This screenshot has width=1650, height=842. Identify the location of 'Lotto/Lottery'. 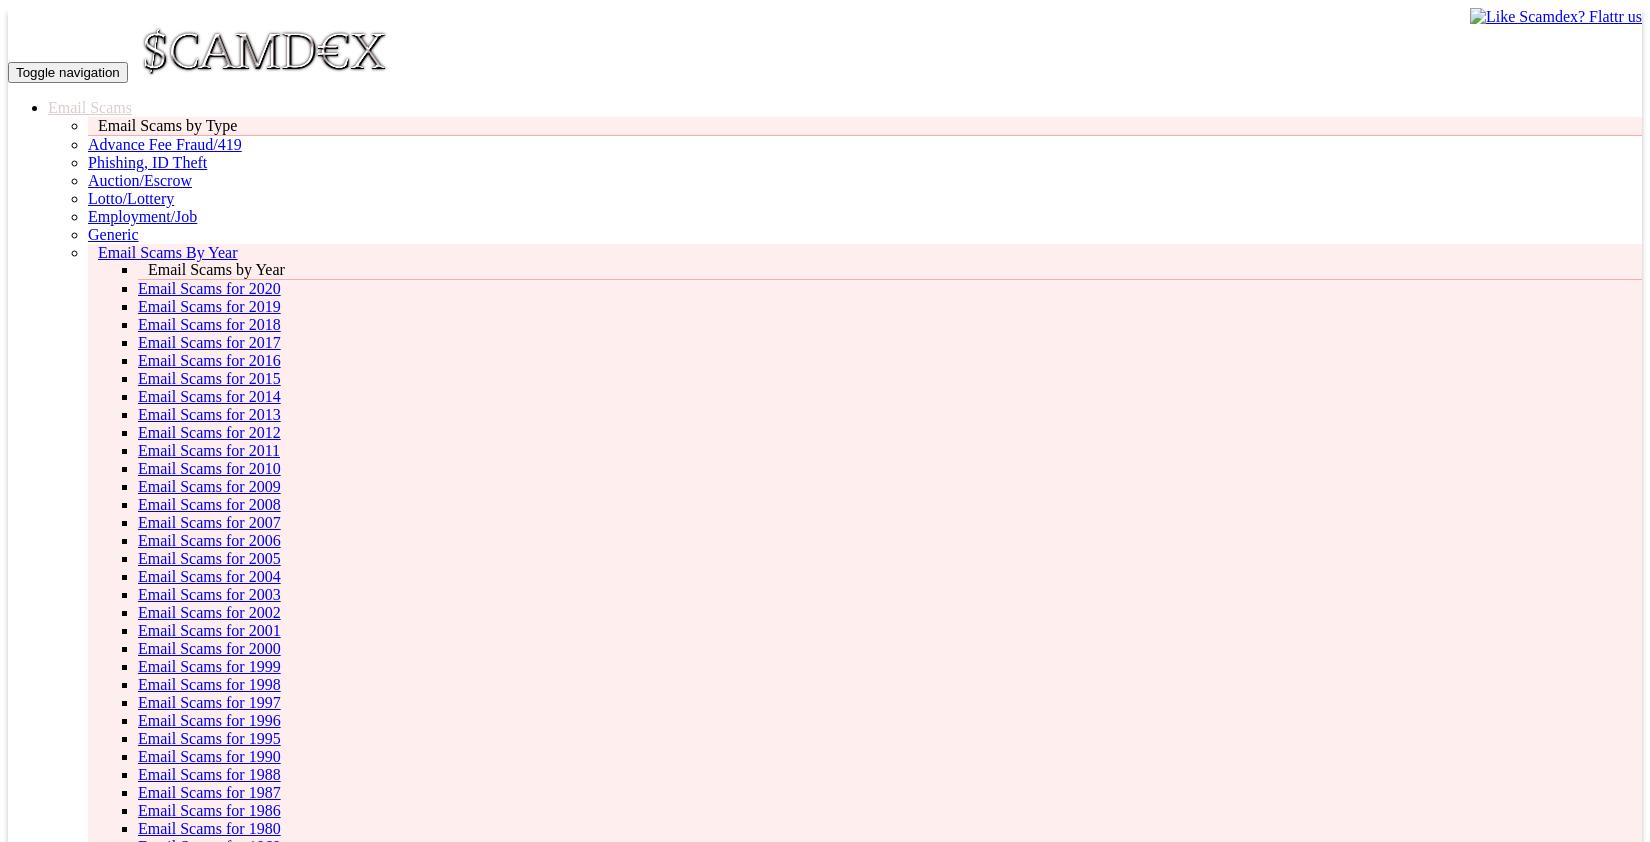
(131, 197).